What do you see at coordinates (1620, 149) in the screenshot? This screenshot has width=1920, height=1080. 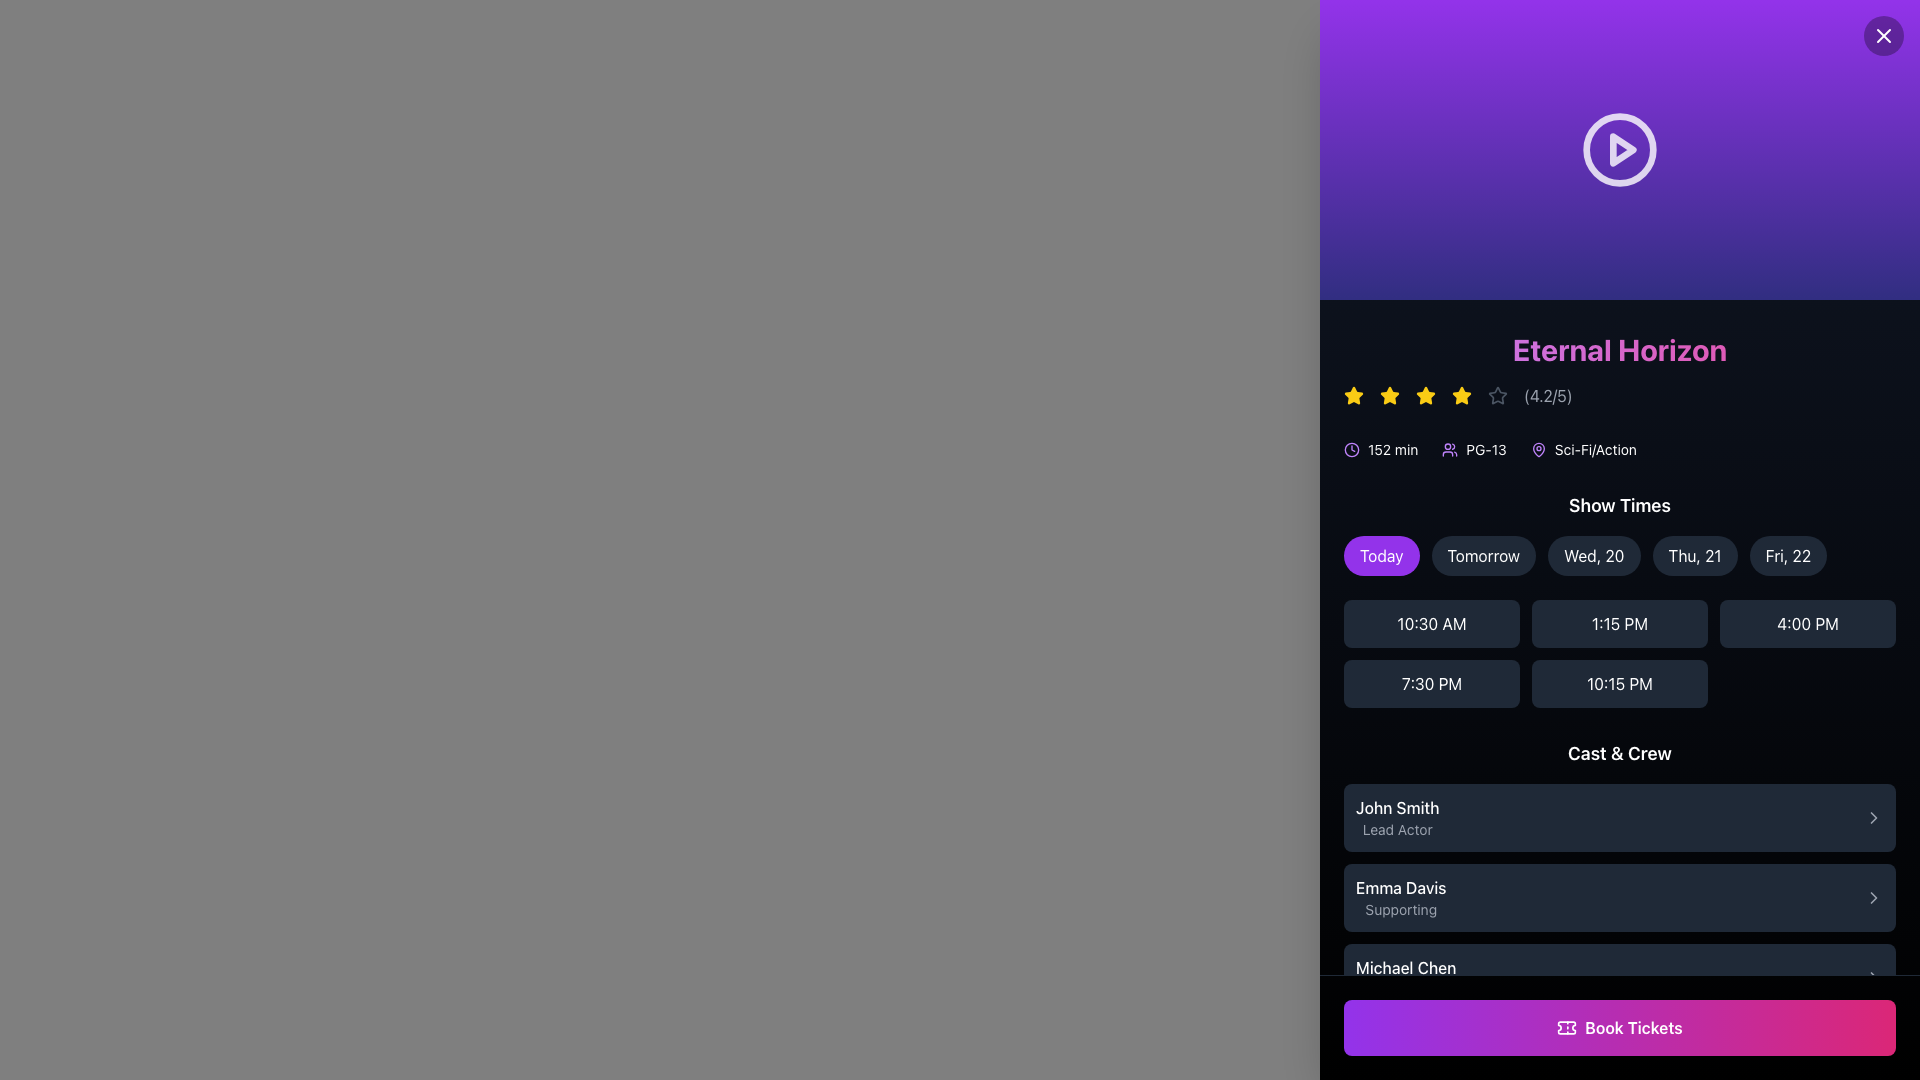 I see `the play button located centrally within the purple header area above the title 'Eternal Horizon'` at bounding box center [1620, 149].